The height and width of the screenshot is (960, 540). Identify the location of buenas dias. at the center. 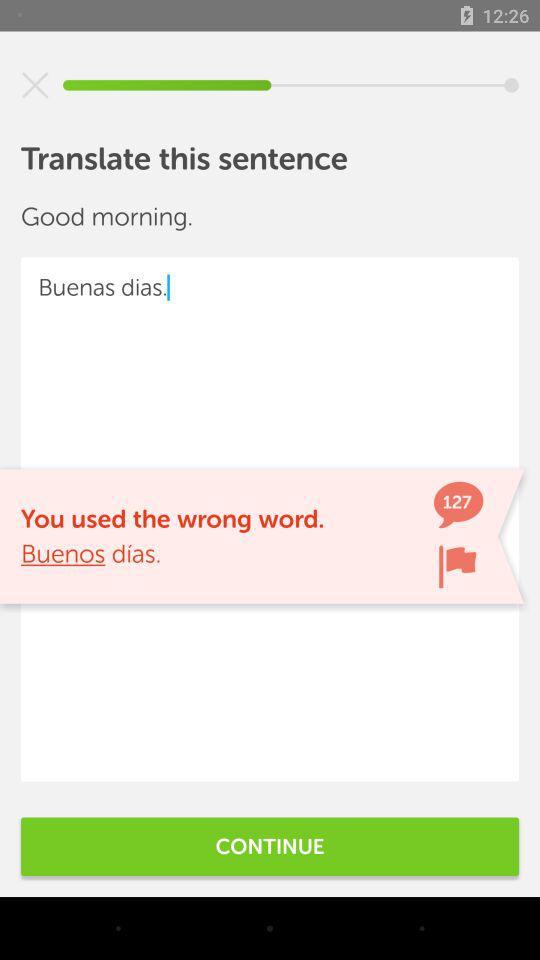
(270, 518).